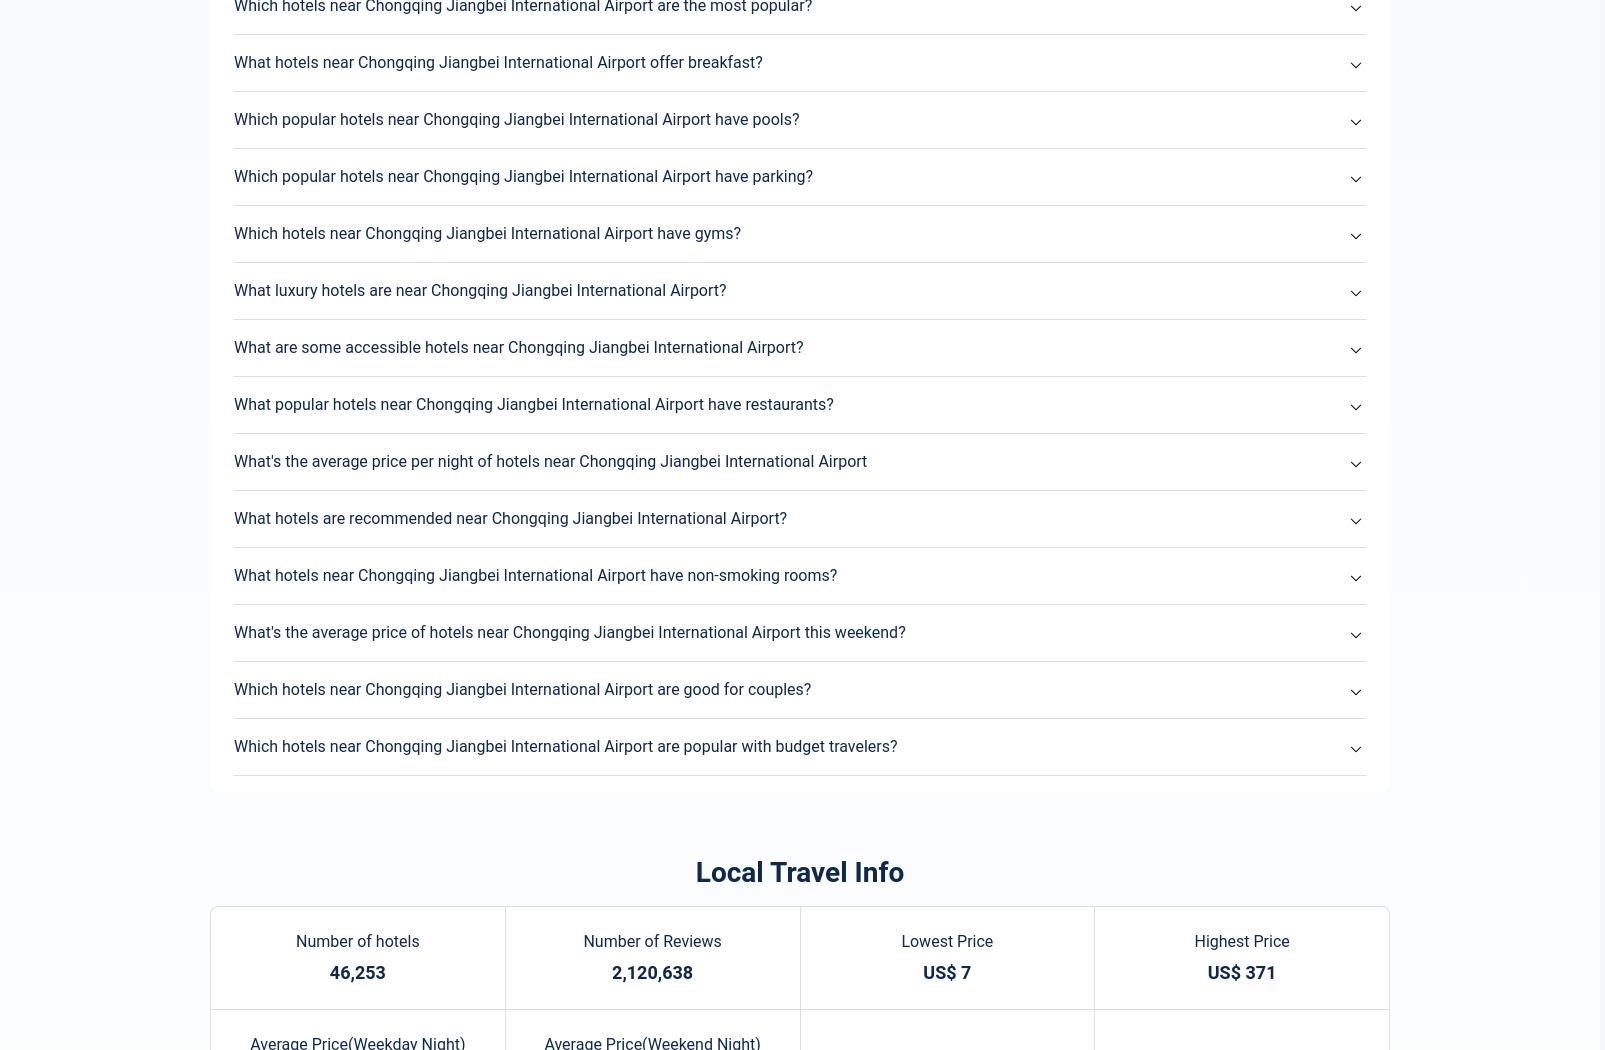 Image resolution: width=1605 pixels, height=1050 pixels. What do you see at coordinates (353, 483) in the screenshot?
I see `'Days Hotel & Suites by Wyndham Hillsun Chongqing'` at bounding box center [353, 483].